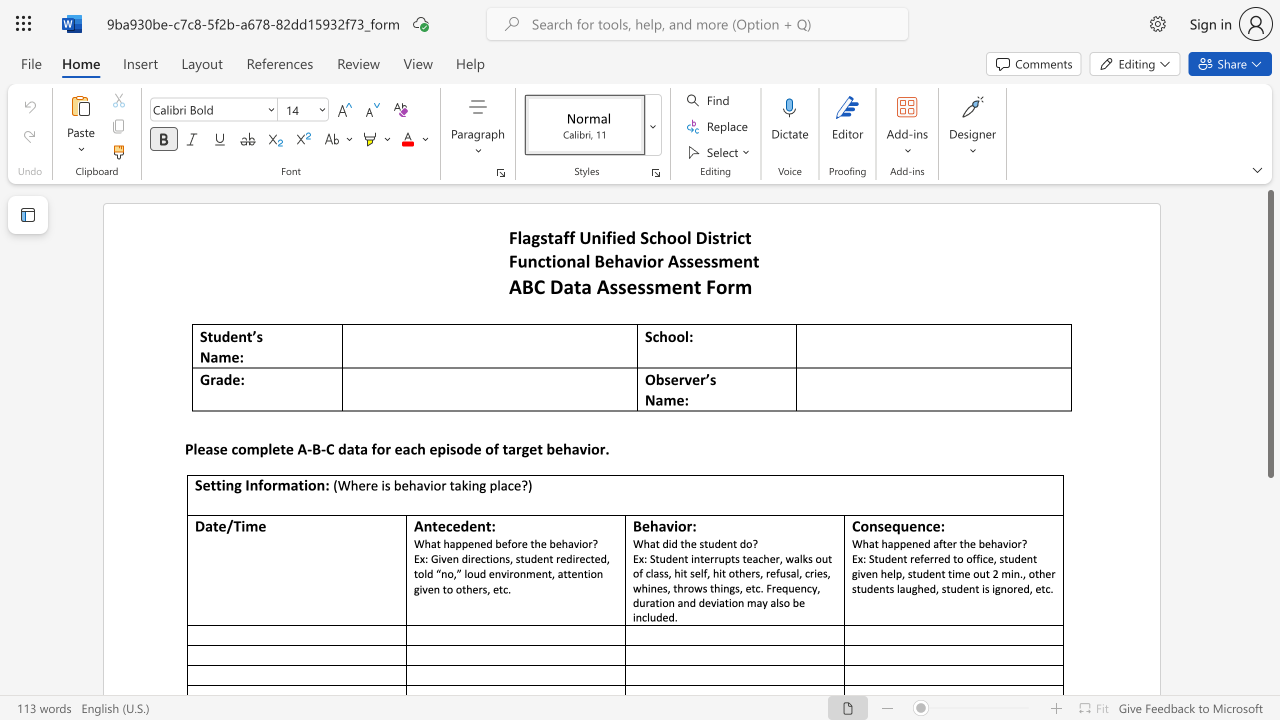 The image size is (1280, 720). I want to click on the subset text "r." within the text "Please complete A‐B‐C data for each episode of target behavior.", so click(598, 448).